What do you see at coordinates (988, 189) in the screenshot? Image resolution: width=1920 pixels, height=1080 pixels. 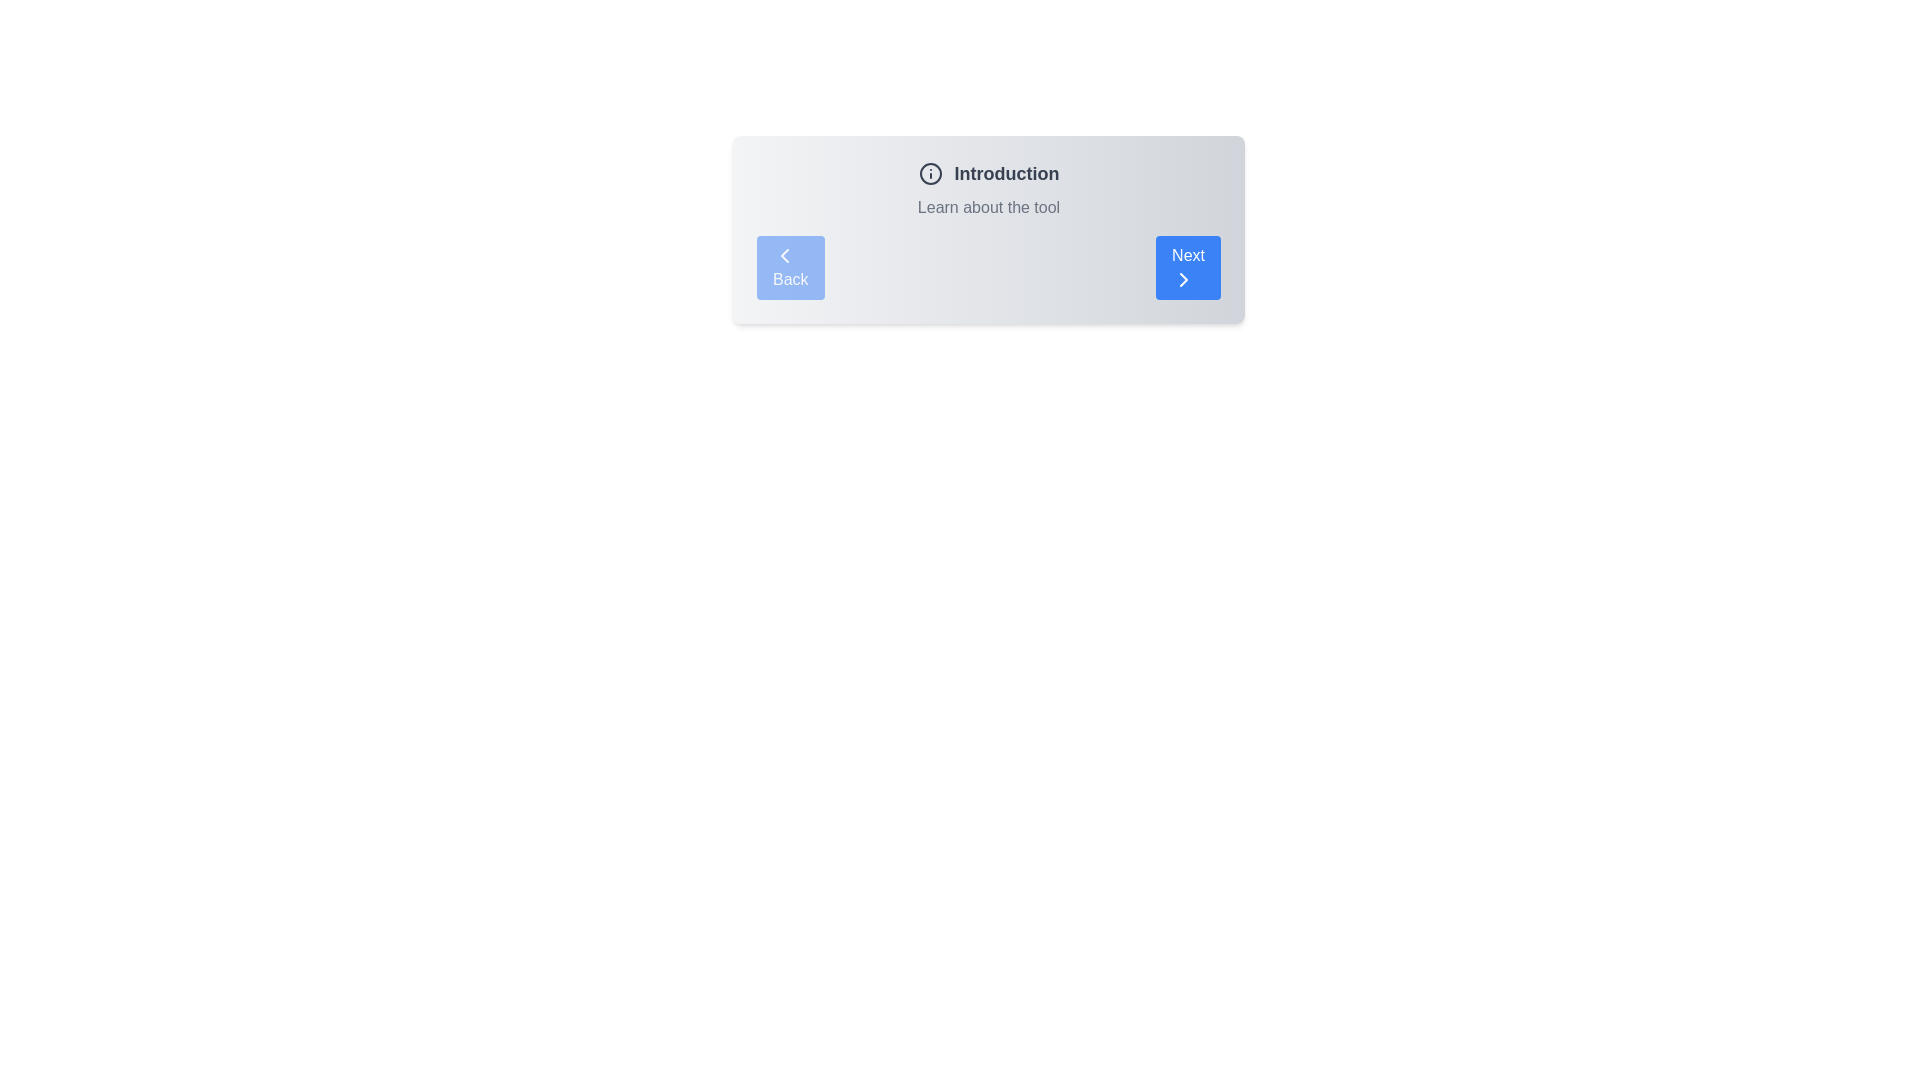 I see `the informational header element that introduces the tool to read the descriptive text` at bounding box center [988, 189].